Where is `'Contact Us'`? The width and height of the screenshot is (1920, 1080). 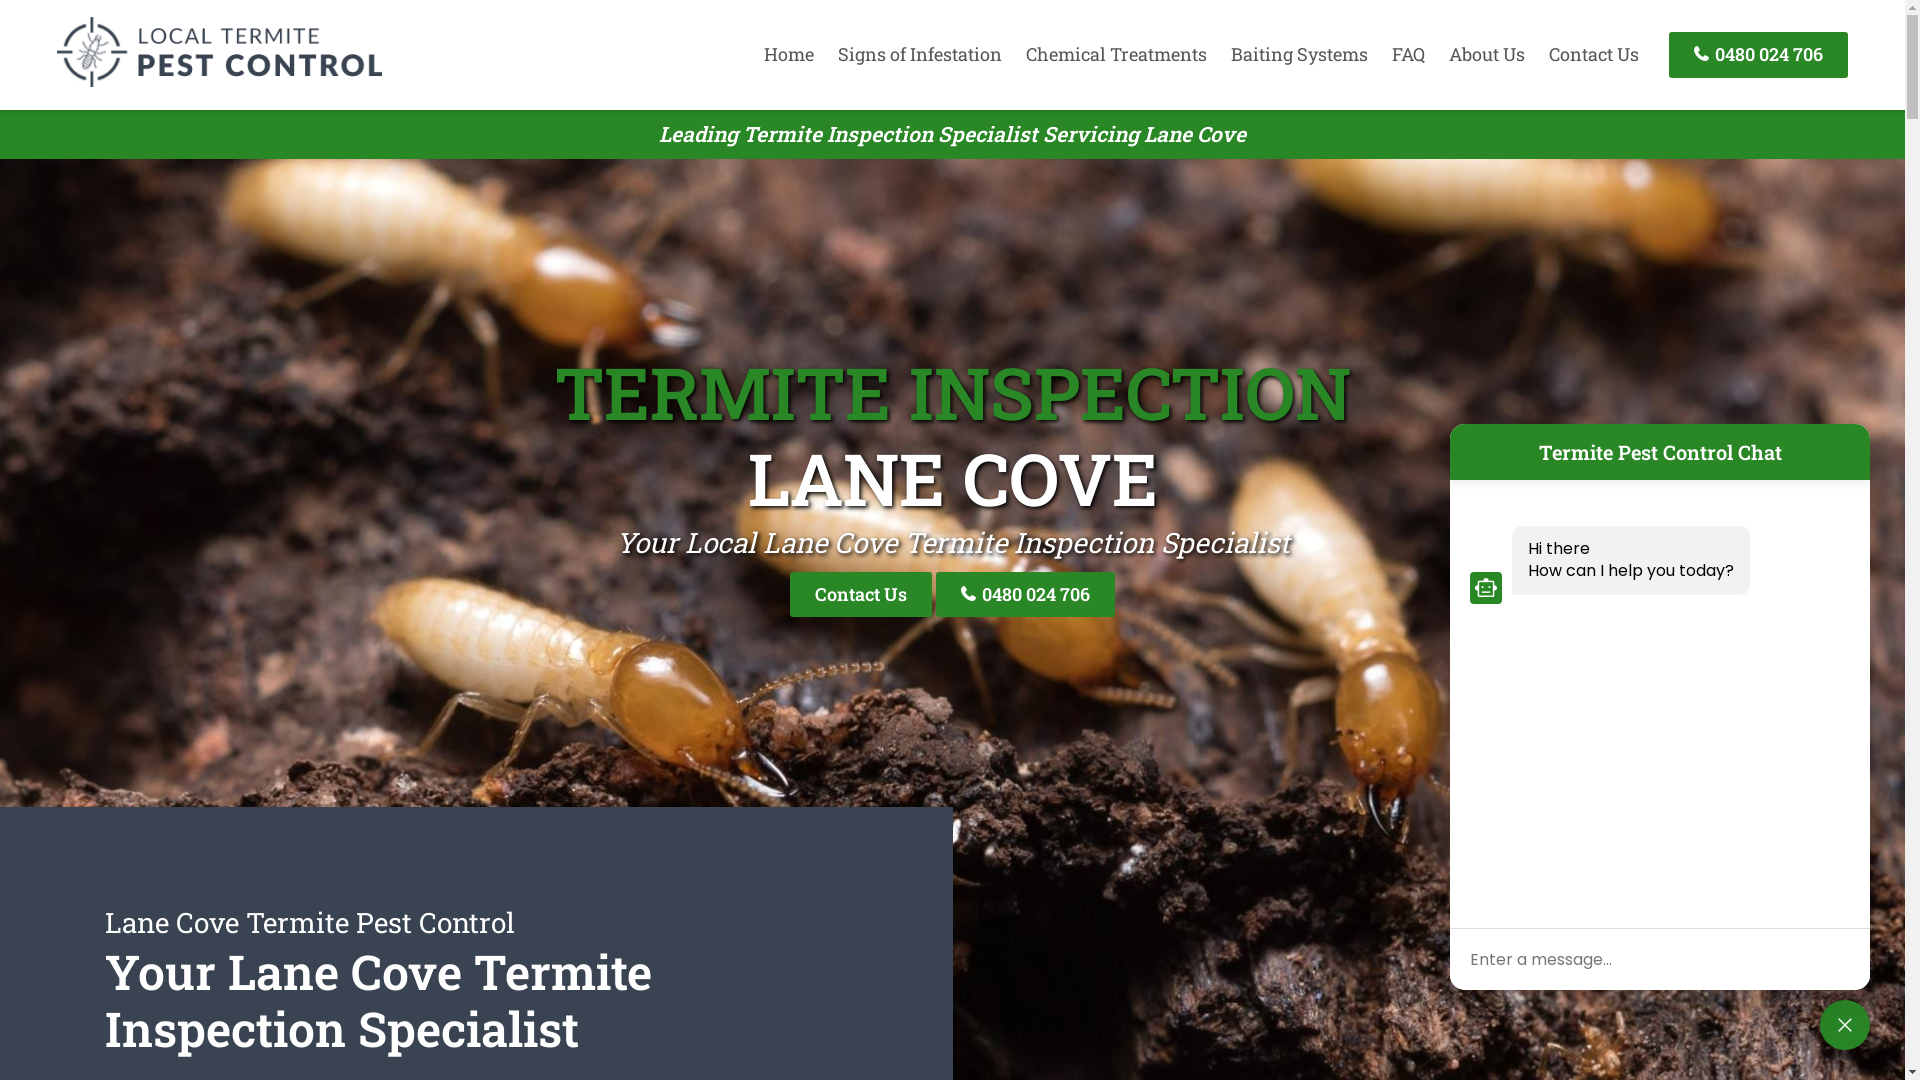 'Contact Us' is located at coordinates (860, 593).